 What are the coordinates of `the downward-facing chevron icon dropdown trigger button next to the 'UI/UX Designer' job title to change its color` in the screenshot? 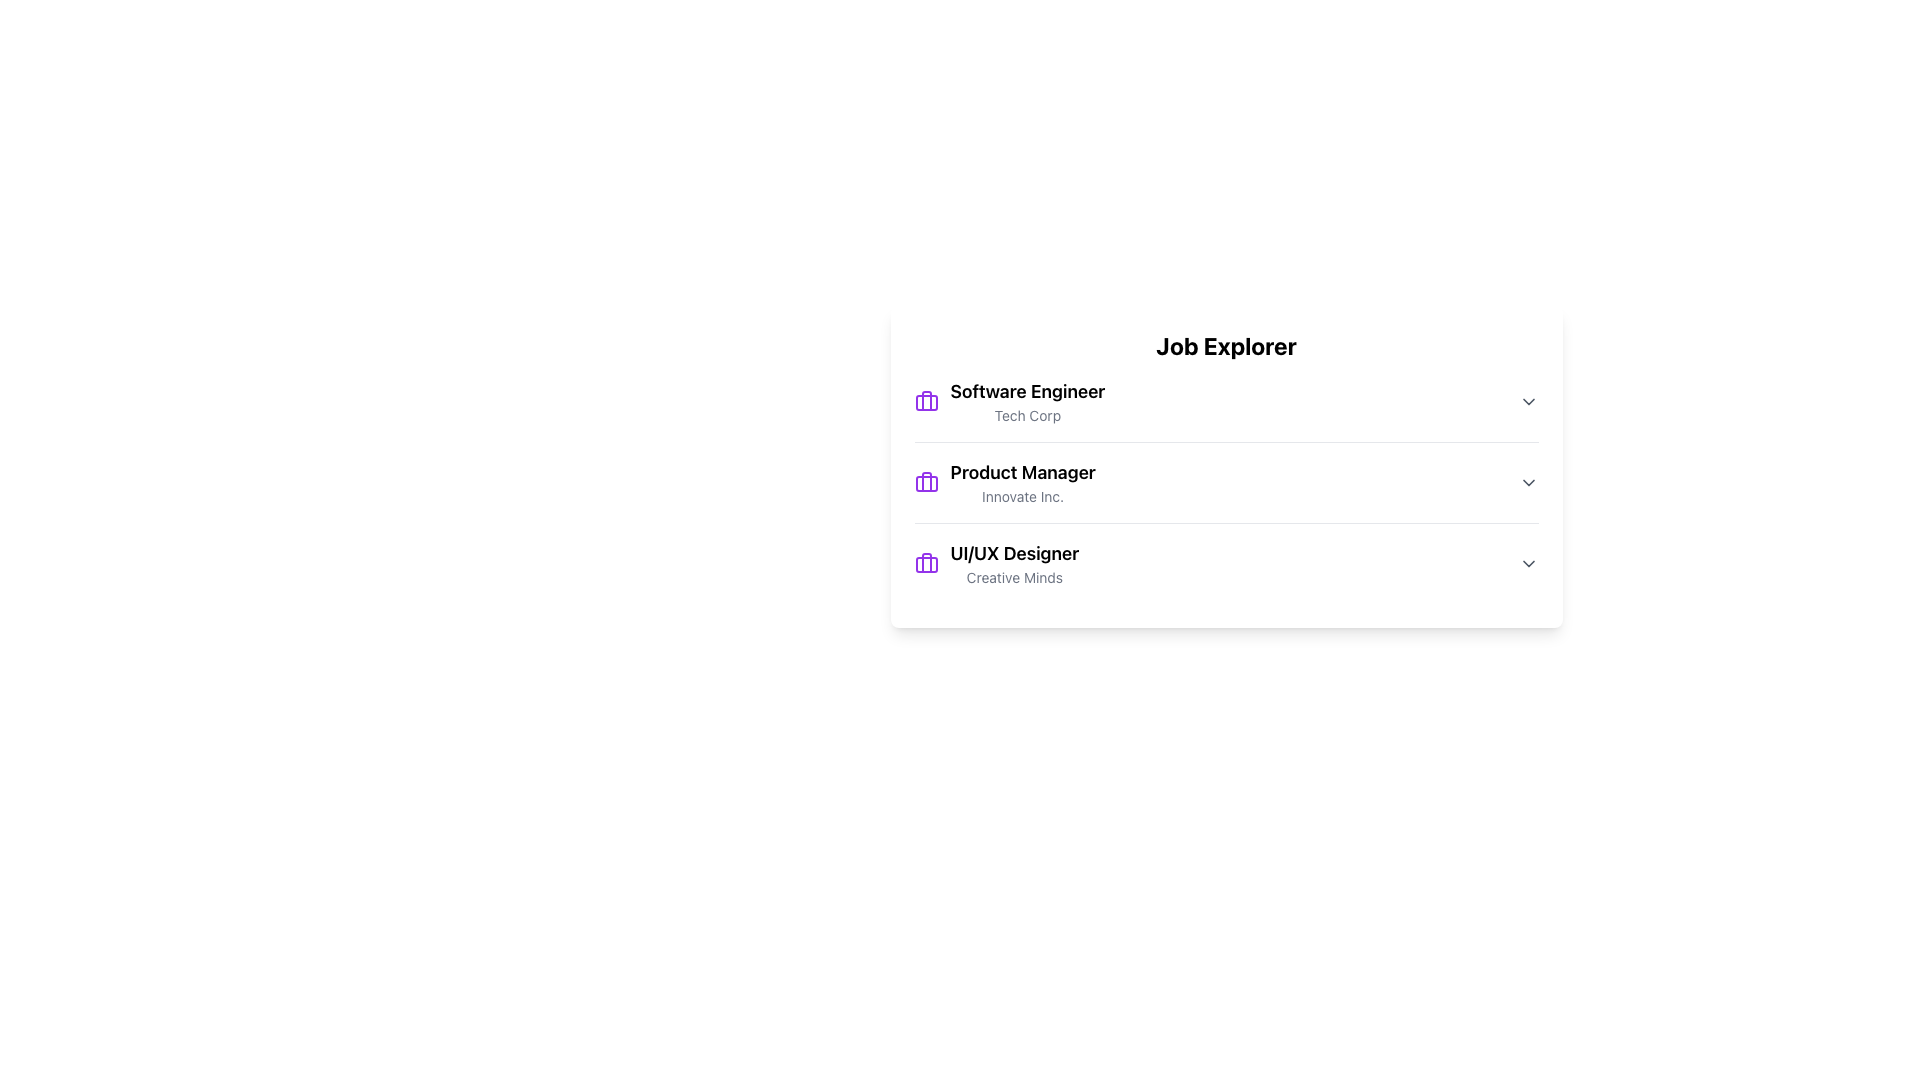 It's located at (1527, 563).